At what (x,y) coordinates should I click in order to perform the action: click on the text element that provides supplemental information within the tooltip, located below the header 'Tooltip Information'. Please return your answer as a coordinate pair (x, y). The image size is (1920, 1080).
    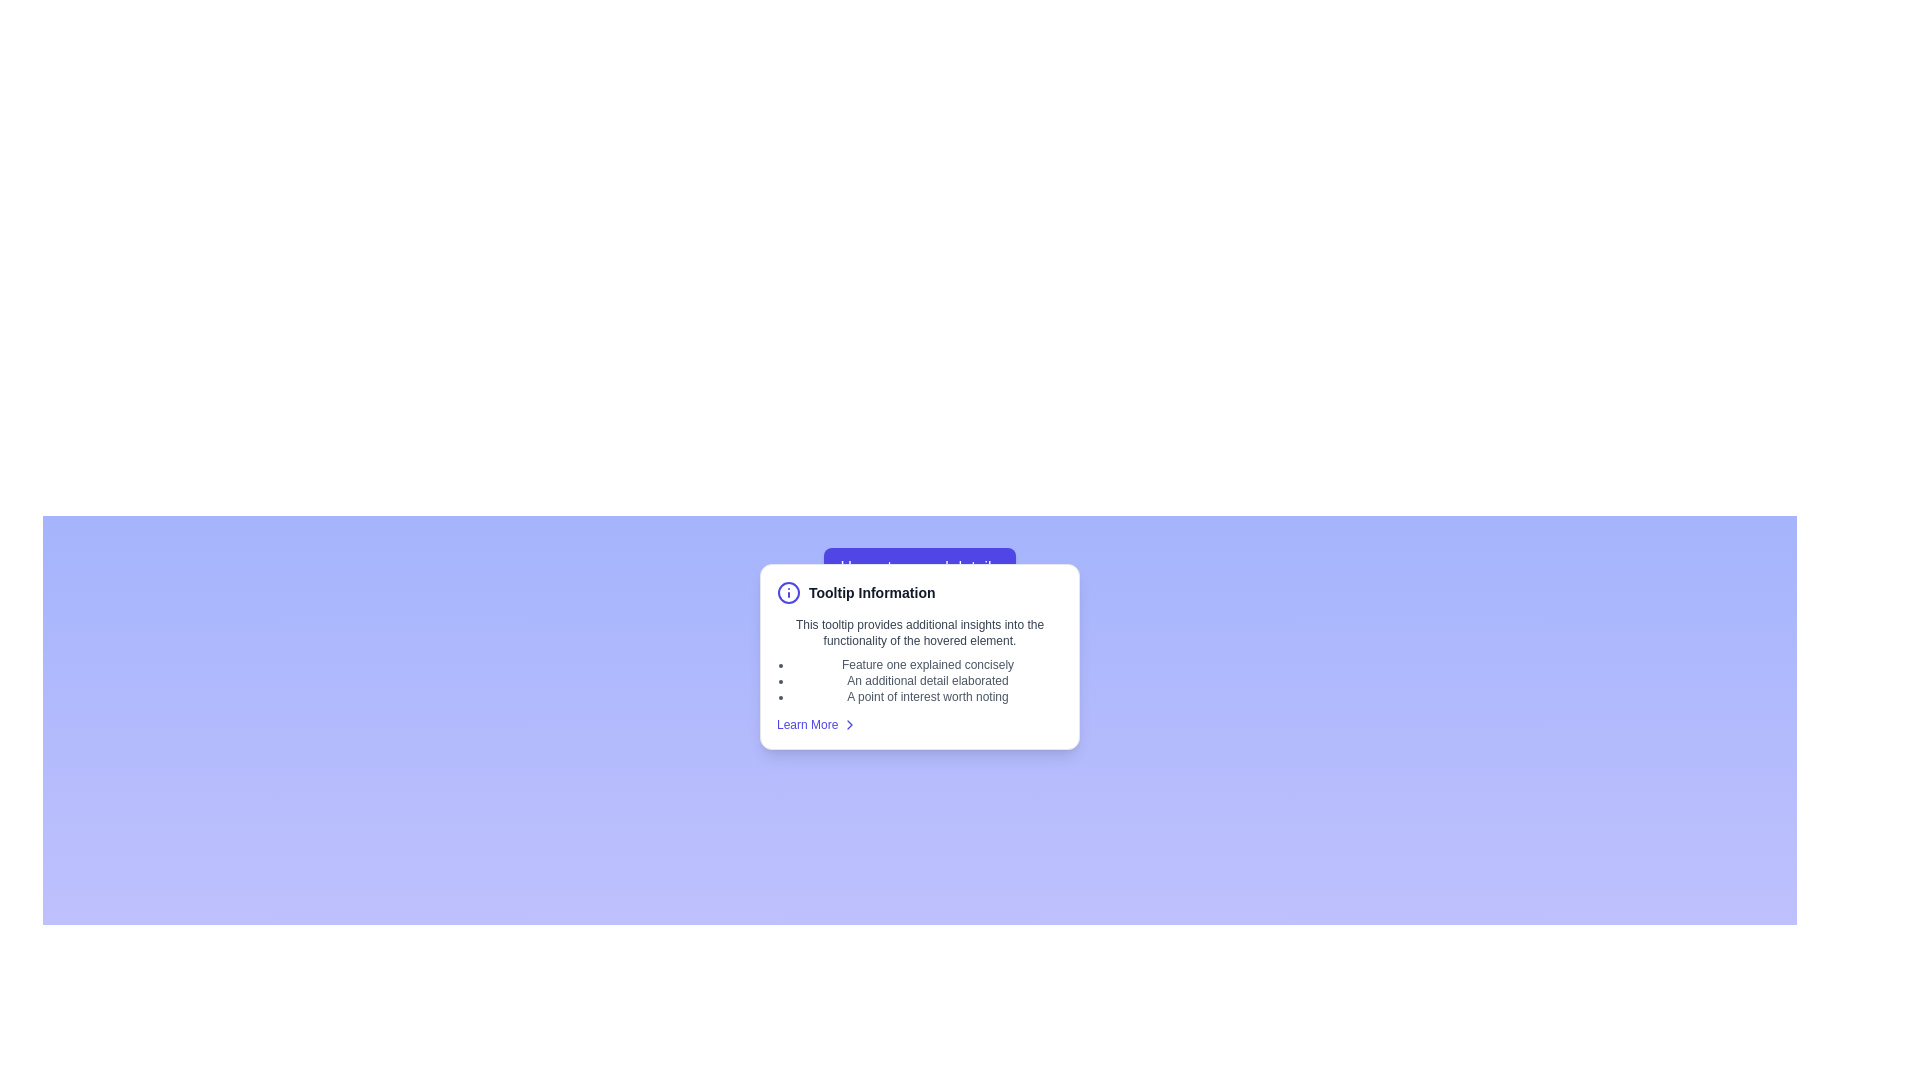
    Looking at the image, I should click on (919, 632).